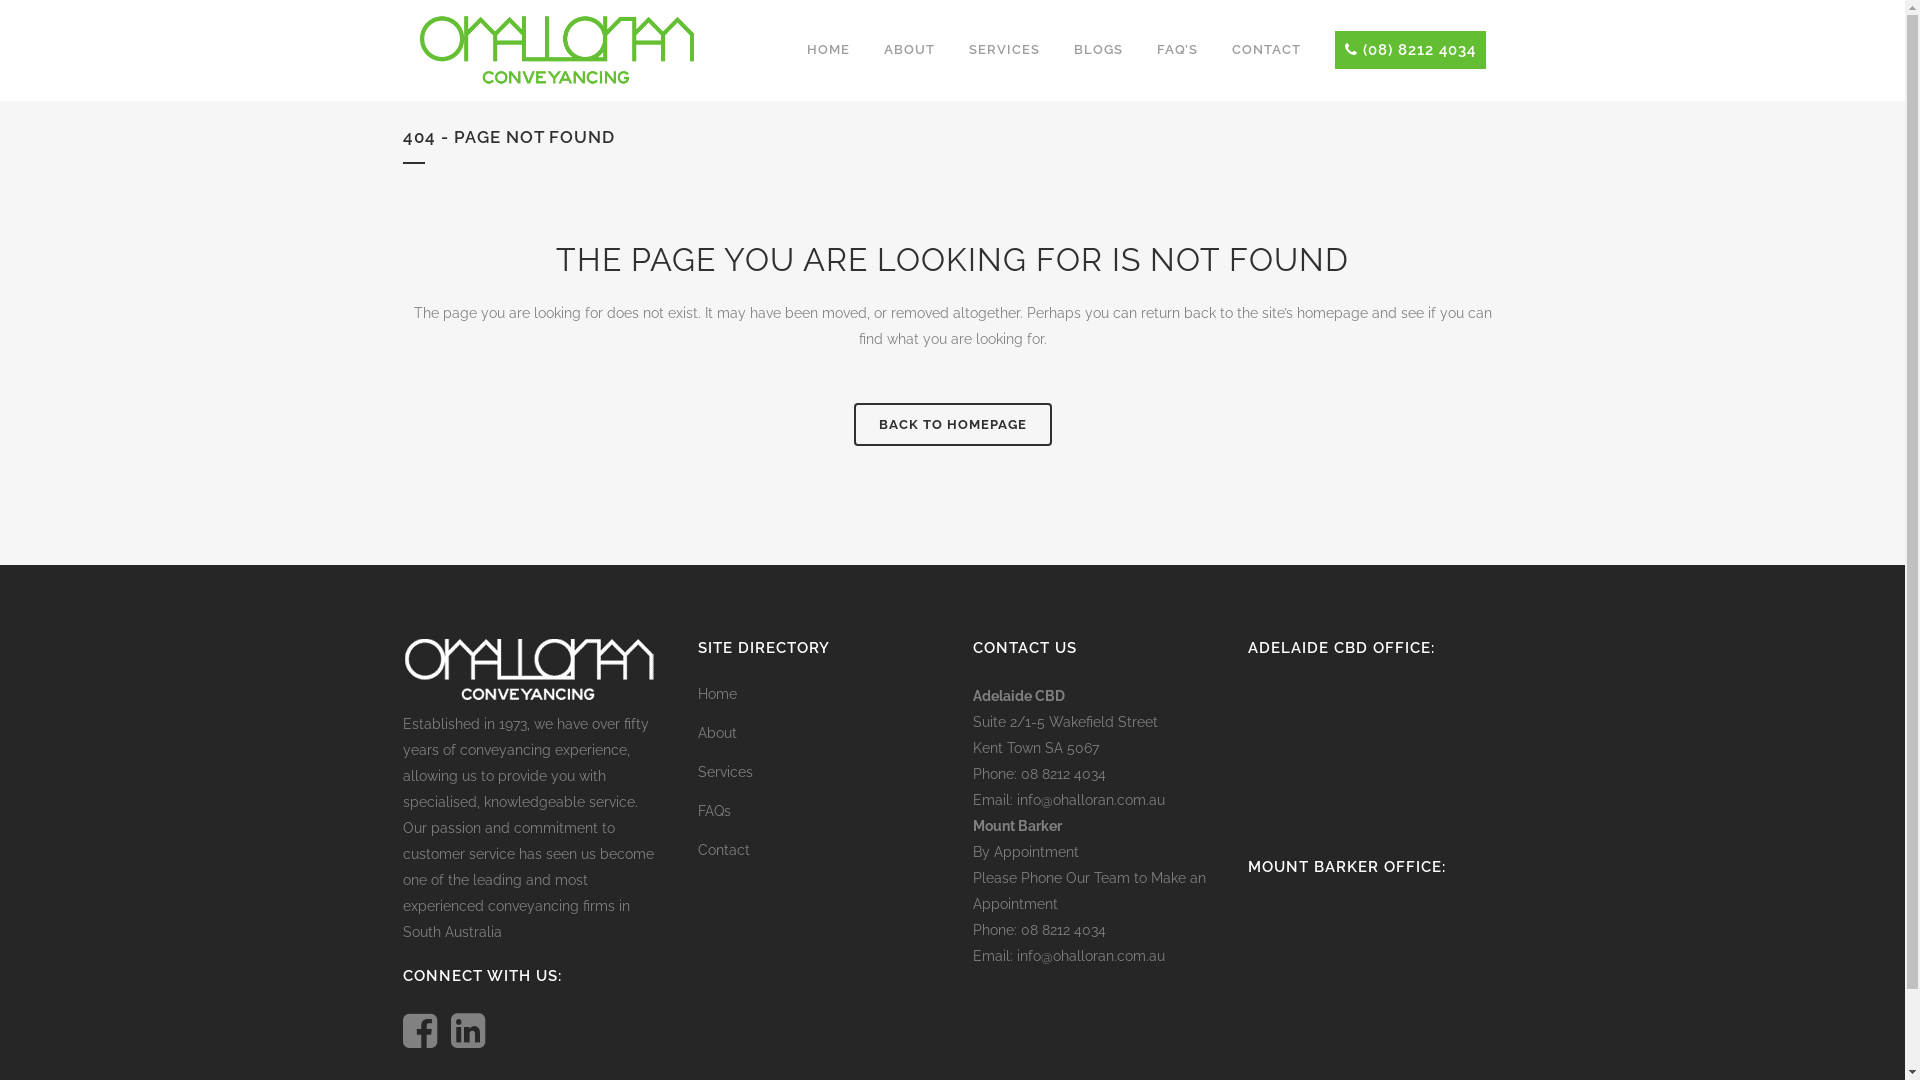 Image resolution: width=1920 pixels, height=1080 pixels. What do you see at coordinates (1063, 735) in the screenshot?
I see `'Suite 2/1-5 Wakefield Street` at bounding box center [1063, 735].